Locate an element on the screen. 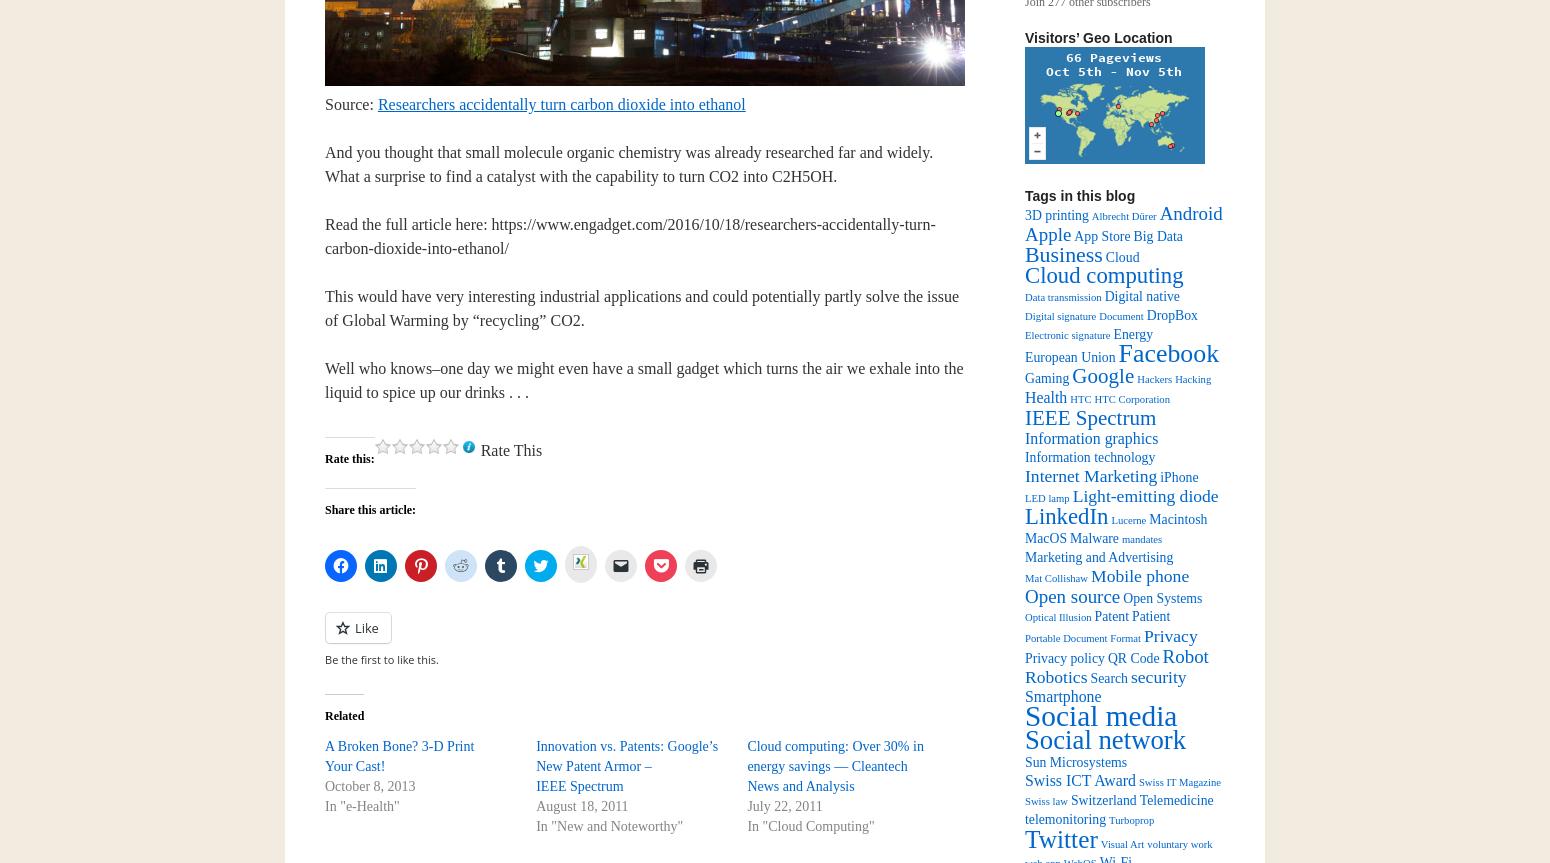 This screenshot has width=1550, height=863. 'Marketing and Advertising' is located at coordinates (1097, 557).